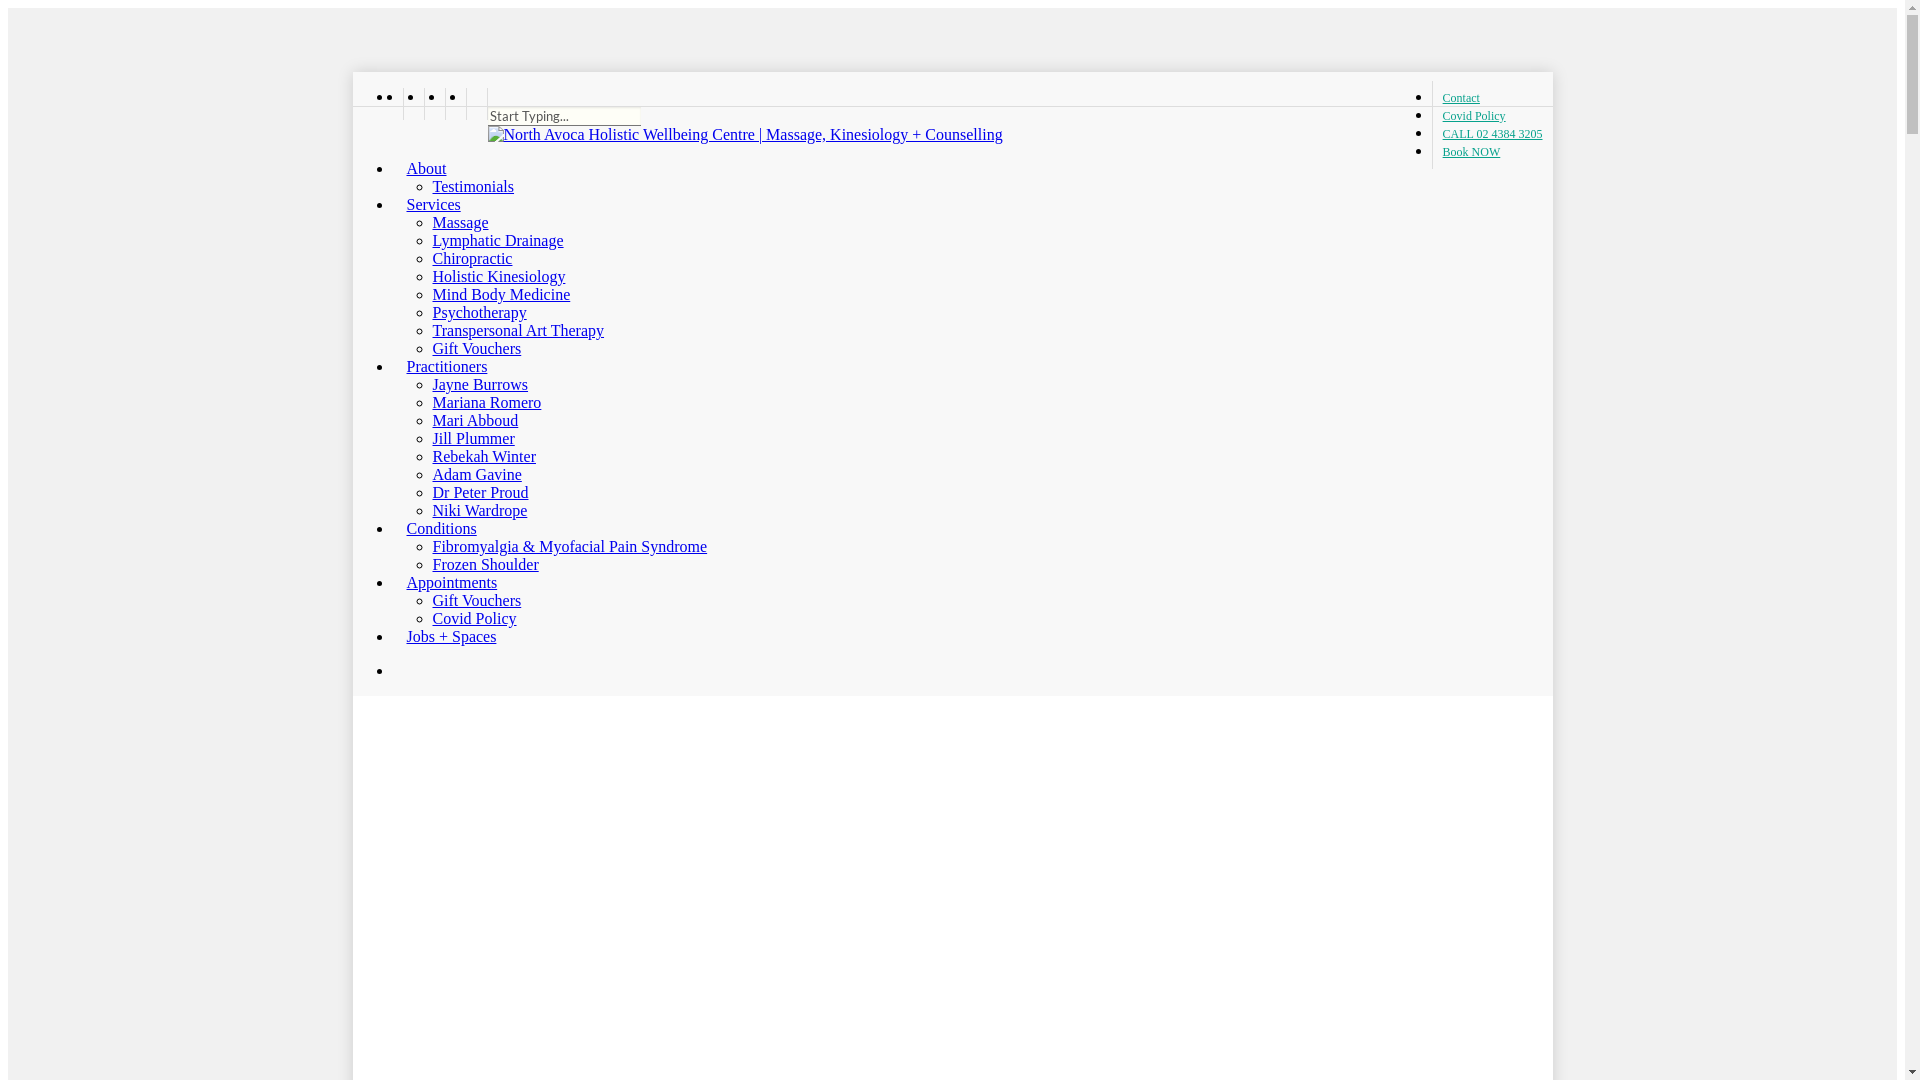 The width and height of the screenshot is (1920, 1080). I want to click on 'Mariana Romero', so click(486, 402).